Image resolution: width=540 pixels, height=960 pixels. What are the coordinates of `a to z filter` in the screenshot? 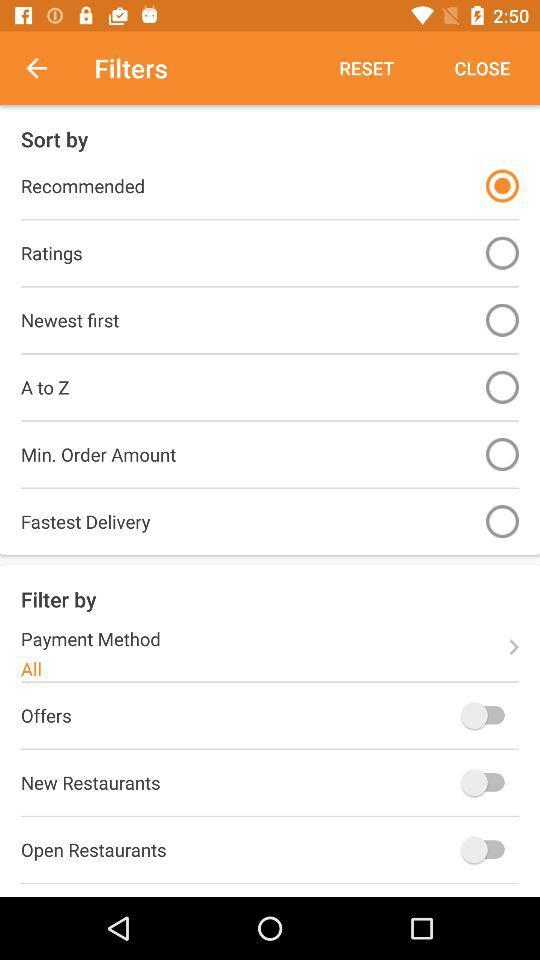 It's located at (501, 386).